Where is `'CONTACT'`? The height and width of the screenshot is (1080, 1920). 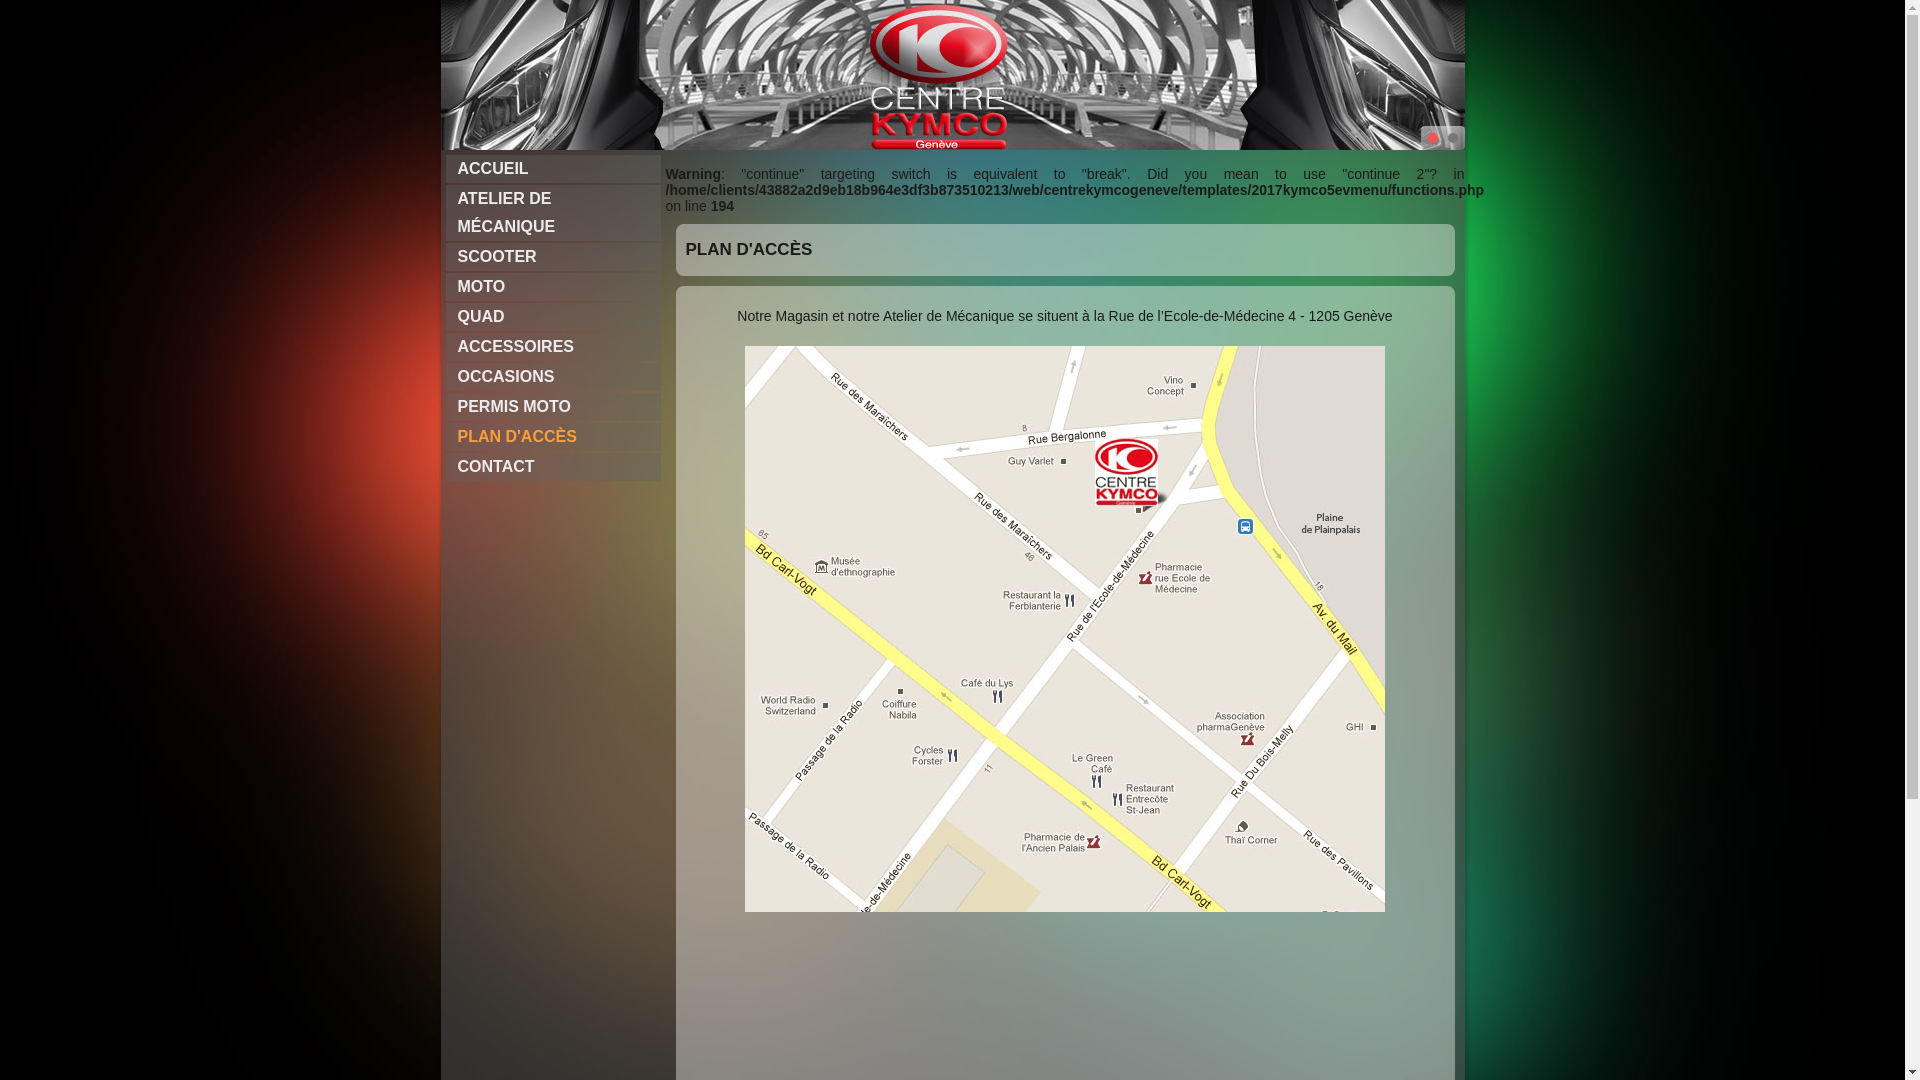
'CONTACT' is located at coordinates (553, 466).